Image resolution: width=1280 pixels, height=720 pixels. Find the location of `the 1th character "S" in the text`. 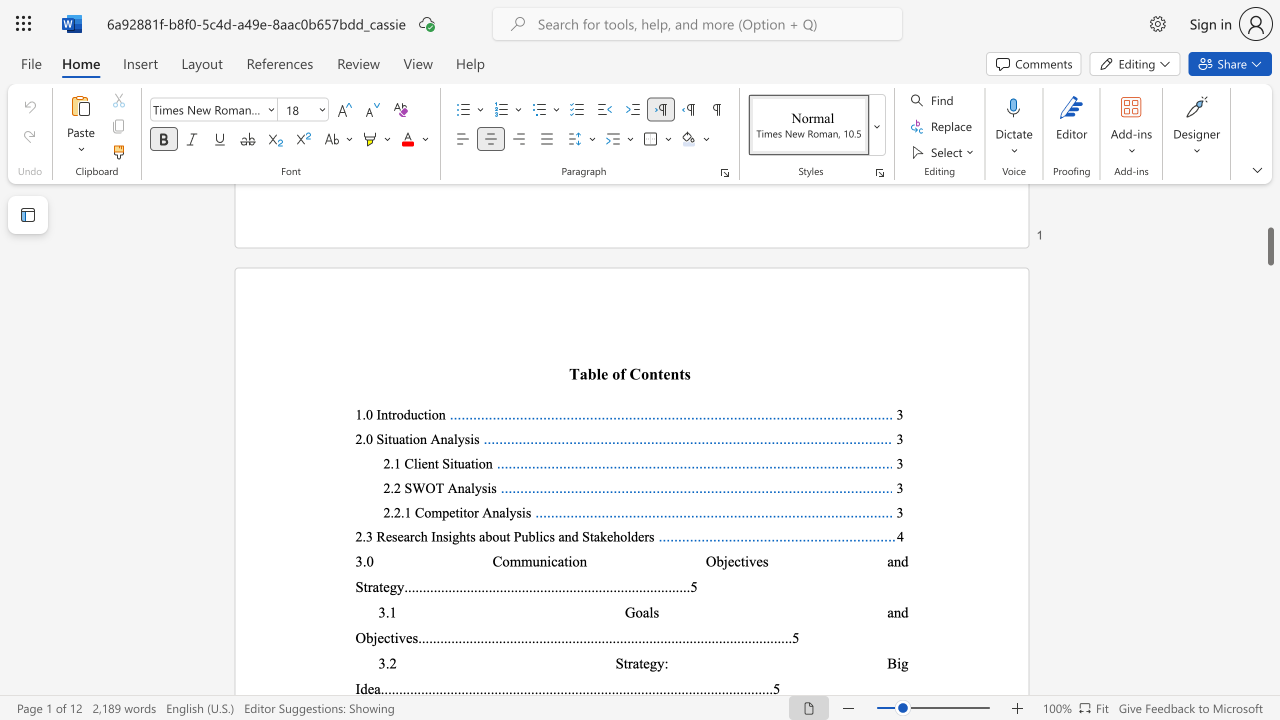

the 1th character "S" in the text is located at coordinates (445, 463).